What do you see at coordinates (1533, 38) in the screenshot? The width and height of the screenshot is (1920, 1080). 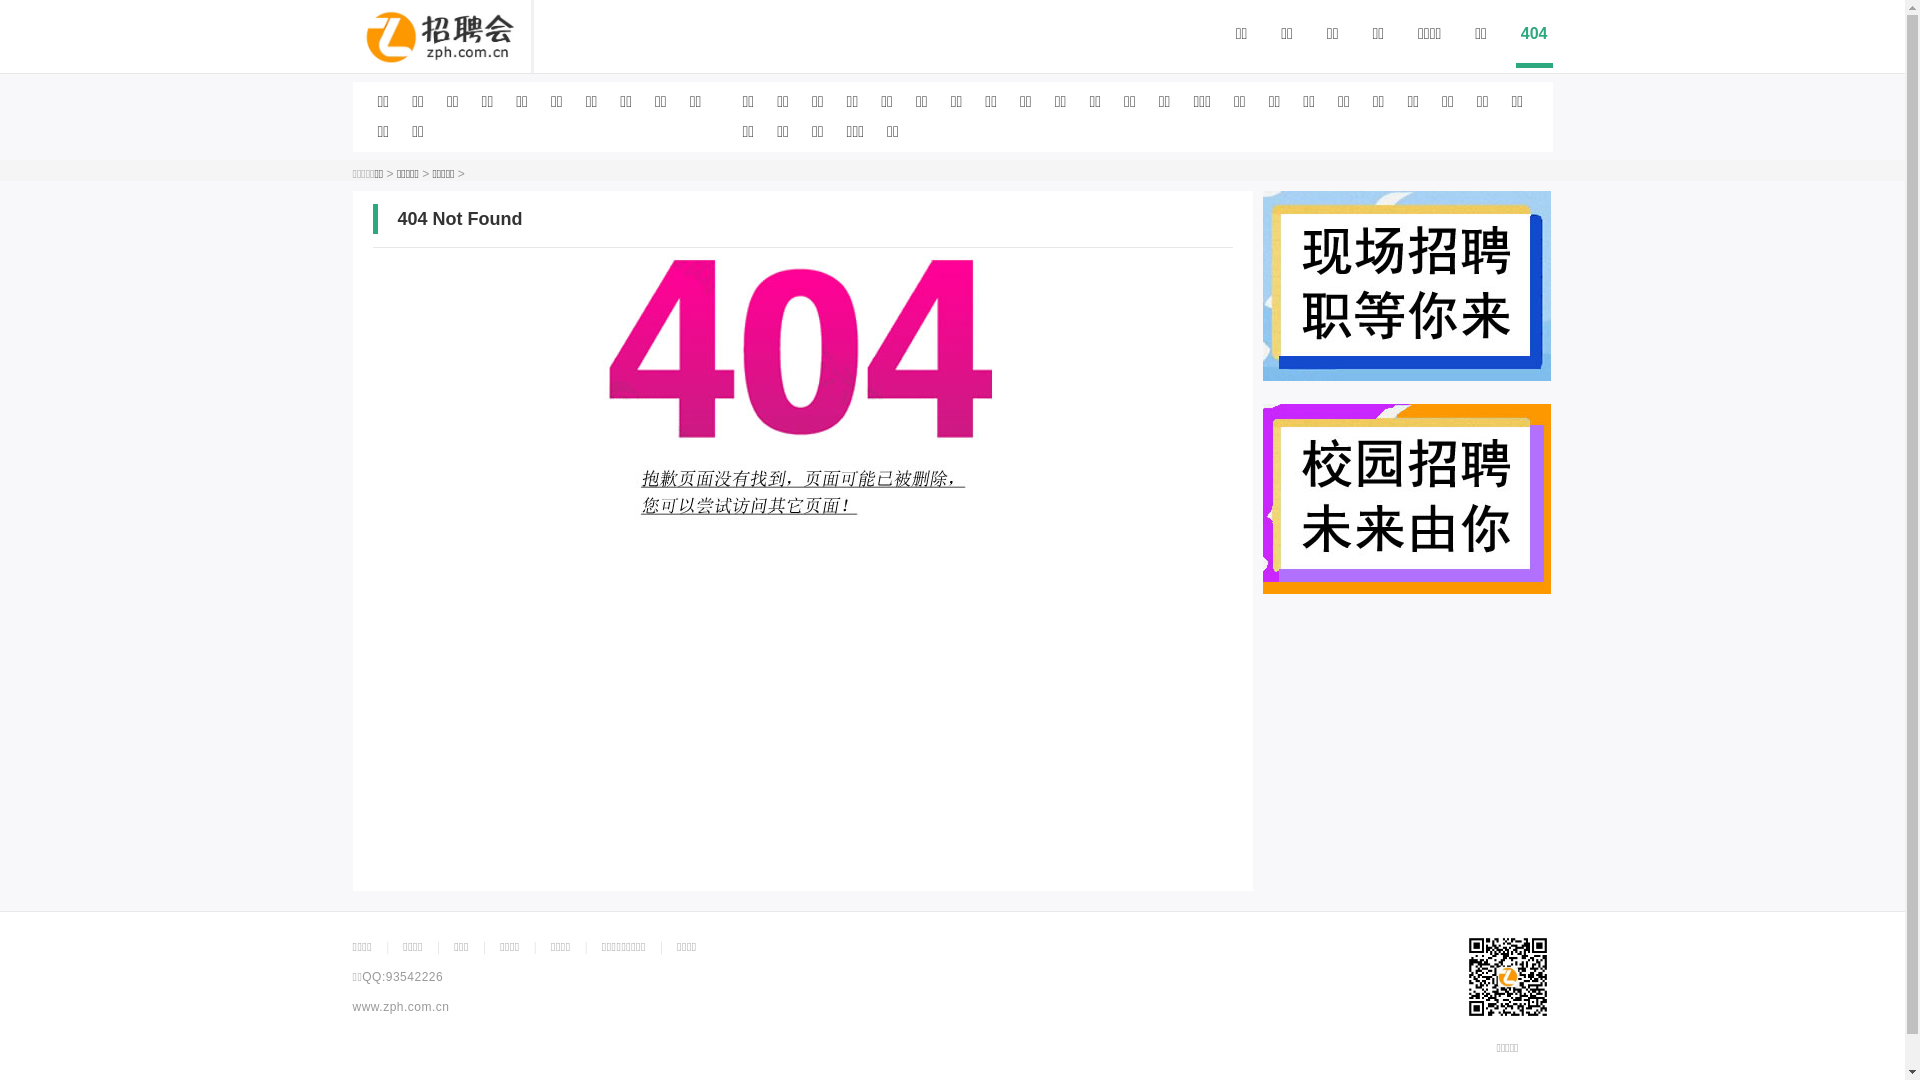 I see `'404'` at bounding box center [1533, 38].